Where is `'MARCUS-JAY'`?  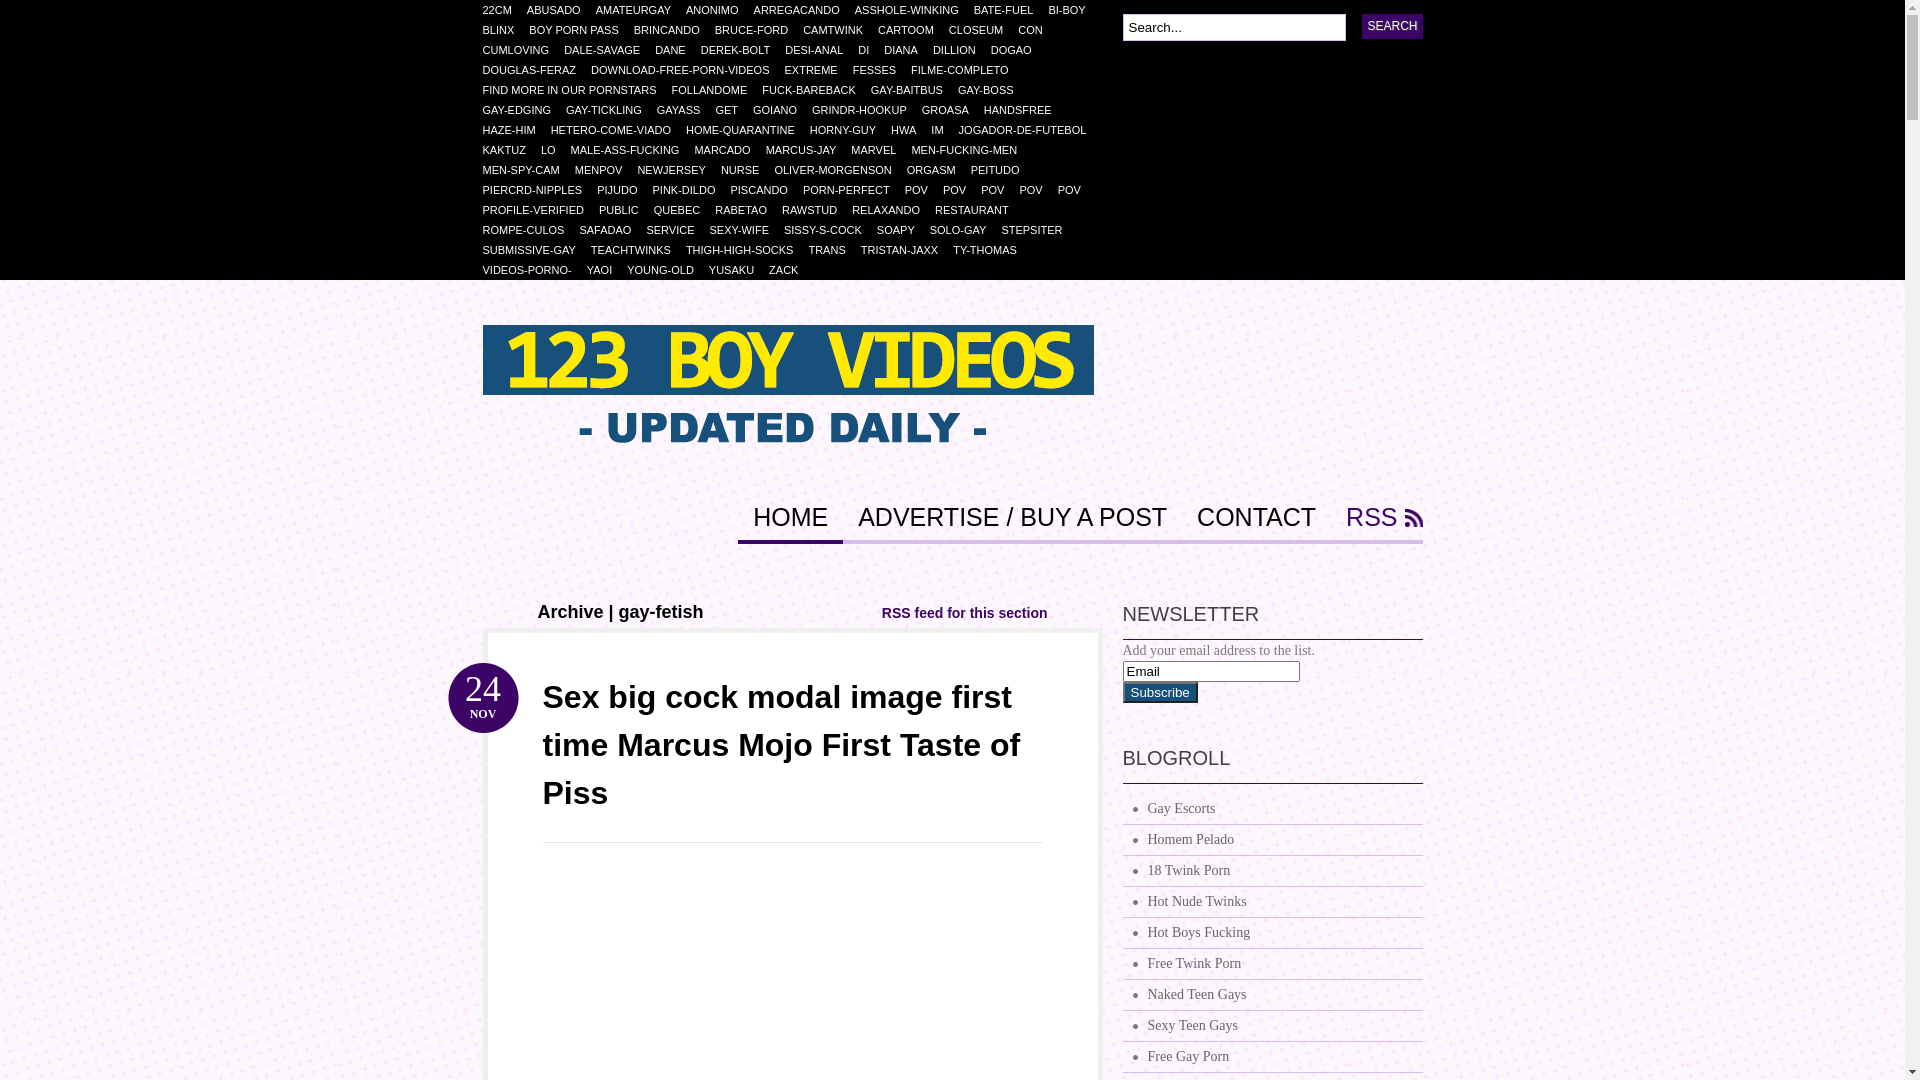
'MARCUS-JAY' is located at coordinates (809, 149).